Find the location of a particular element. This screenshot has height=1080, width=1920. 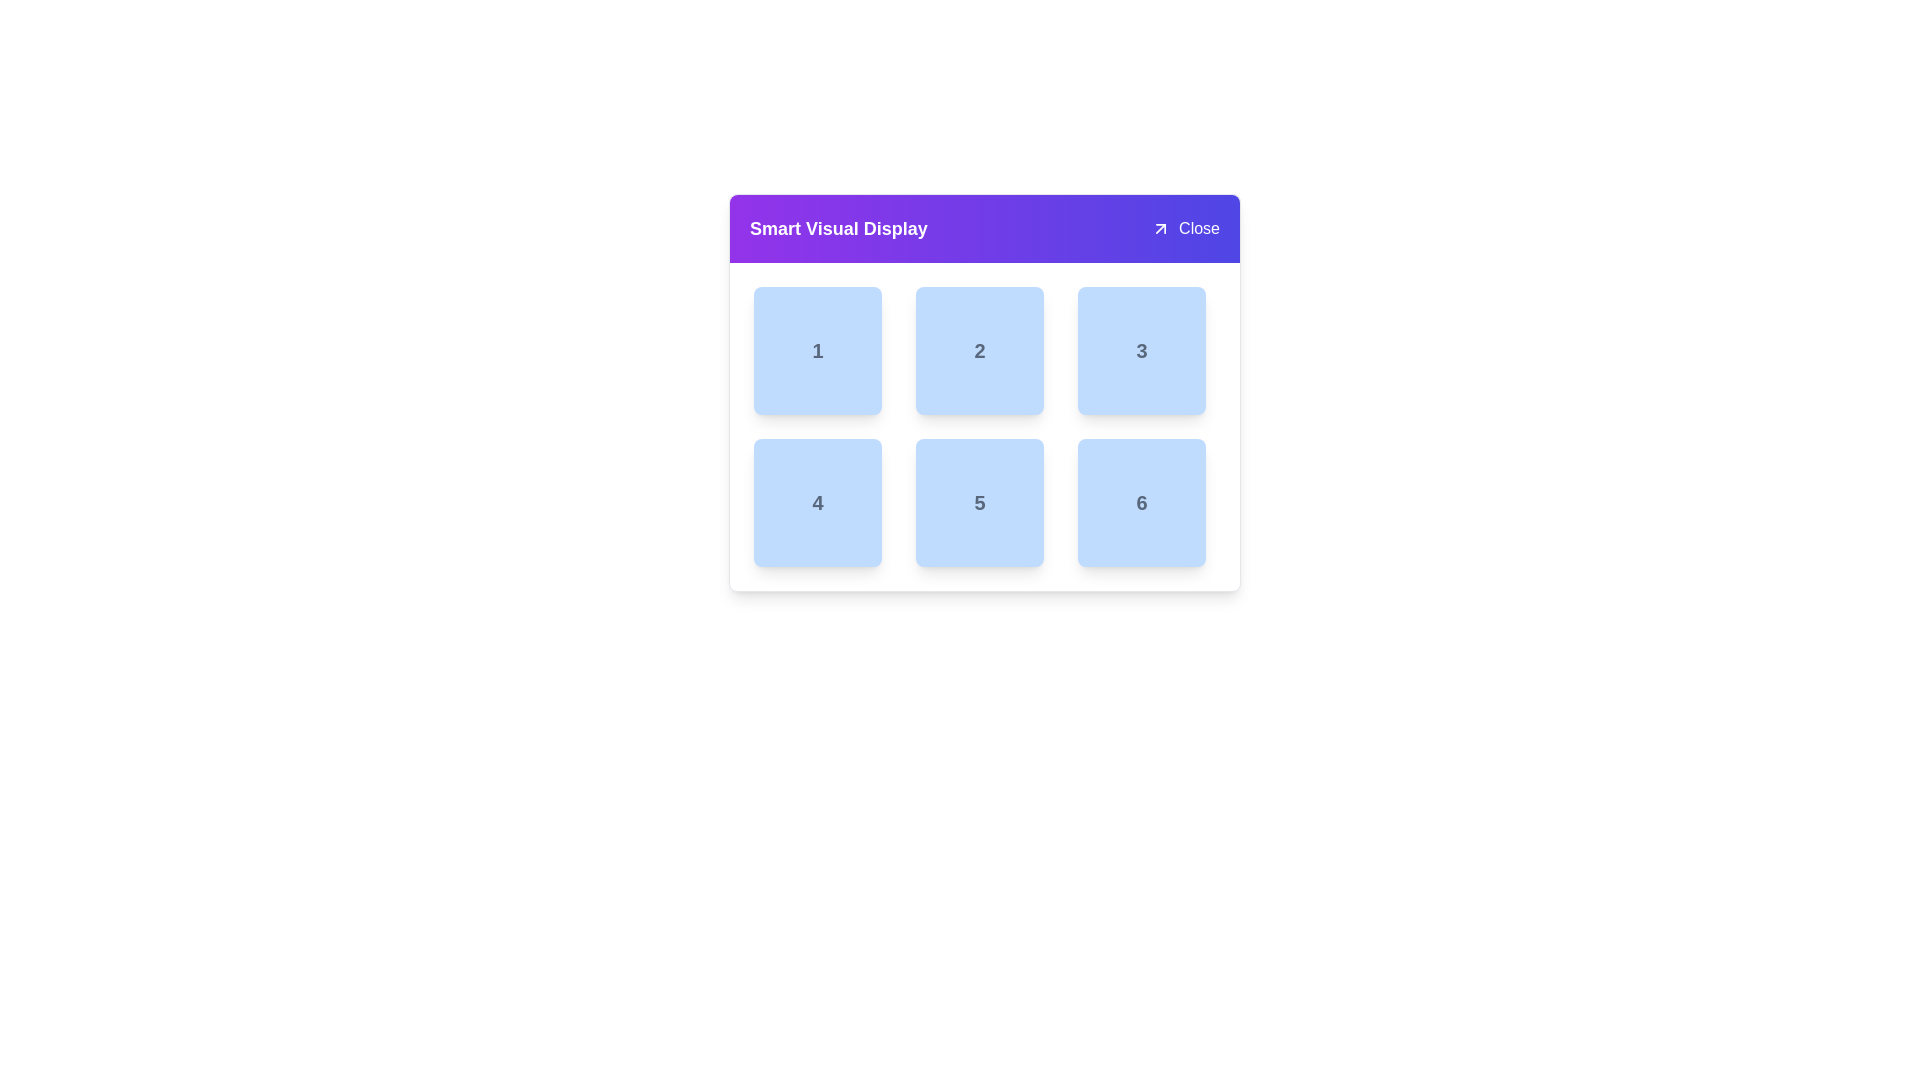

the diagonal arrow icon styled as a button, which is located immediately to the left of the 'Close' text in the header area of a card is located at coordinates (1161, 227).